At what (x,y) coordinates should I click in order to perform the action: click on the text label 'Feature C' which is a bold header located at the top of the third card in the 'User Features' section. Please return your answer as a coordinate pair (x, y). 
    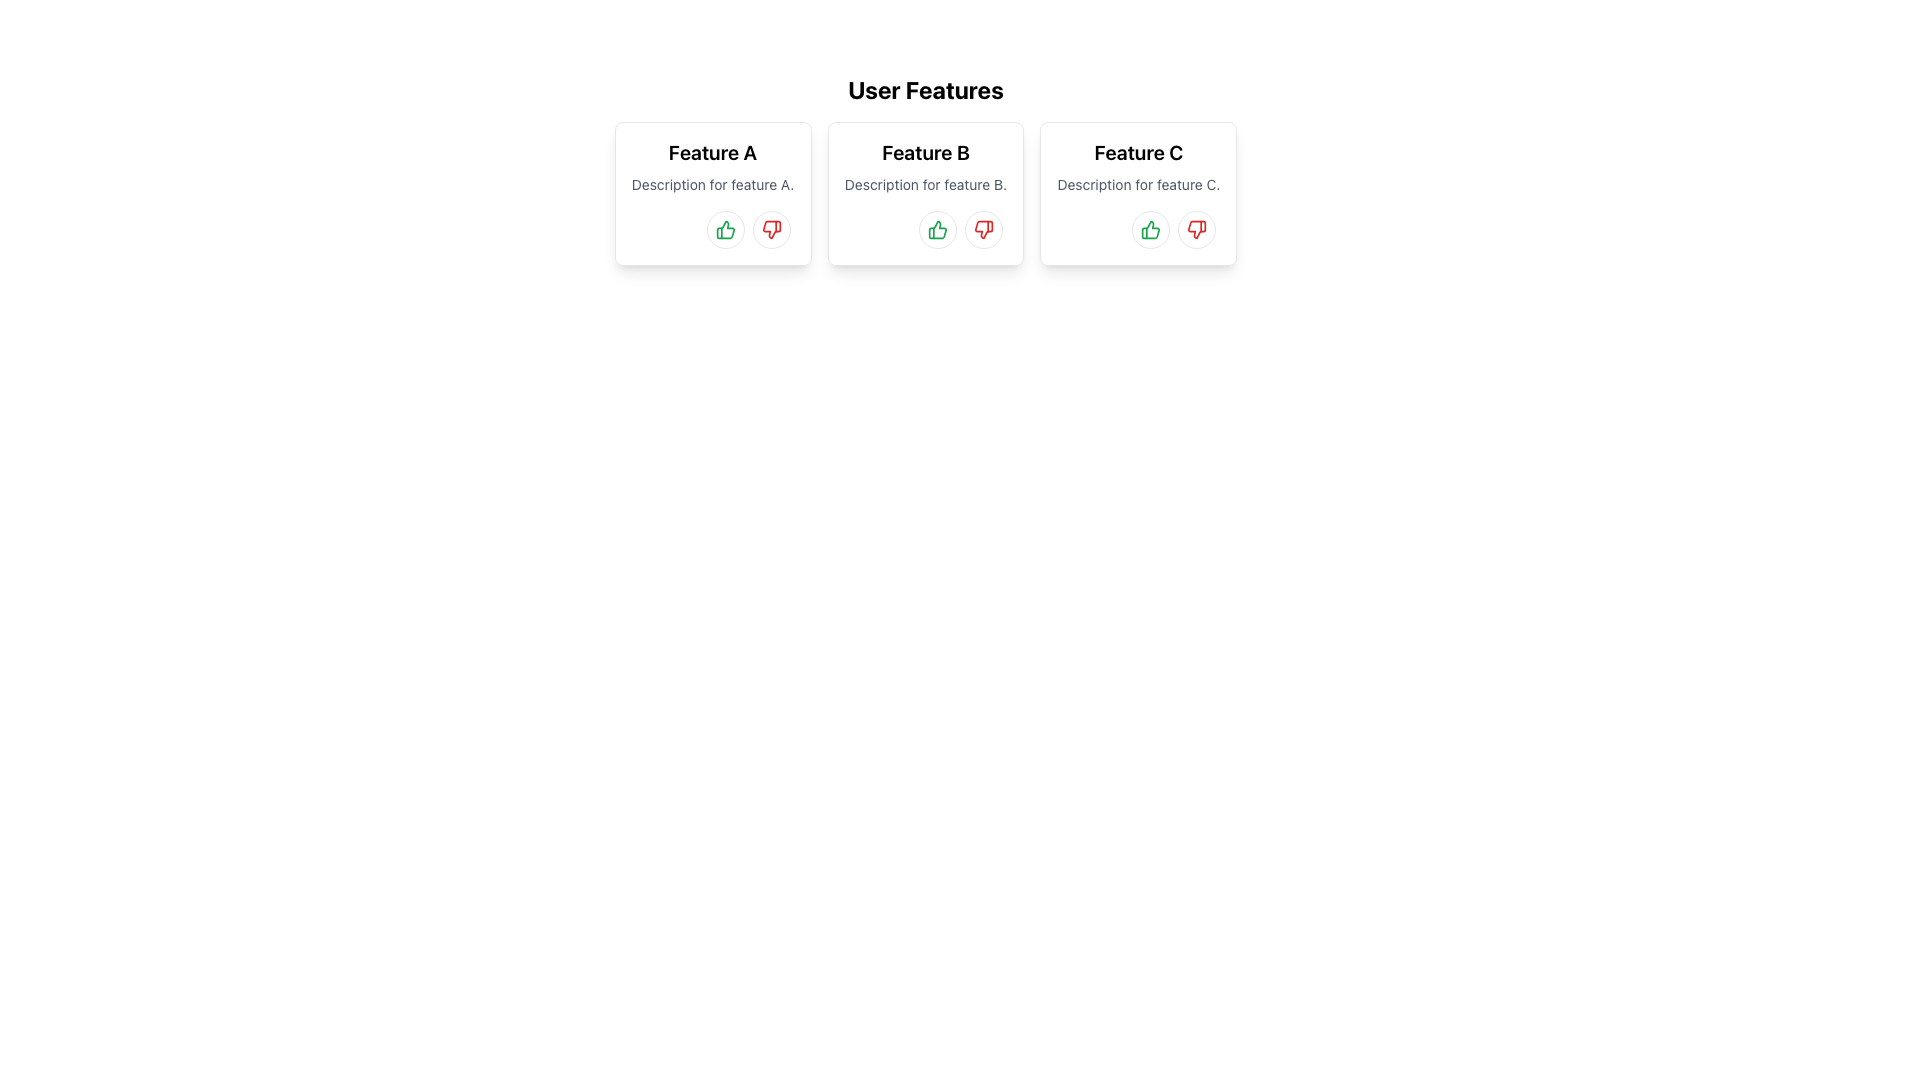
    Looking at the image, I should click on (1138, 152).